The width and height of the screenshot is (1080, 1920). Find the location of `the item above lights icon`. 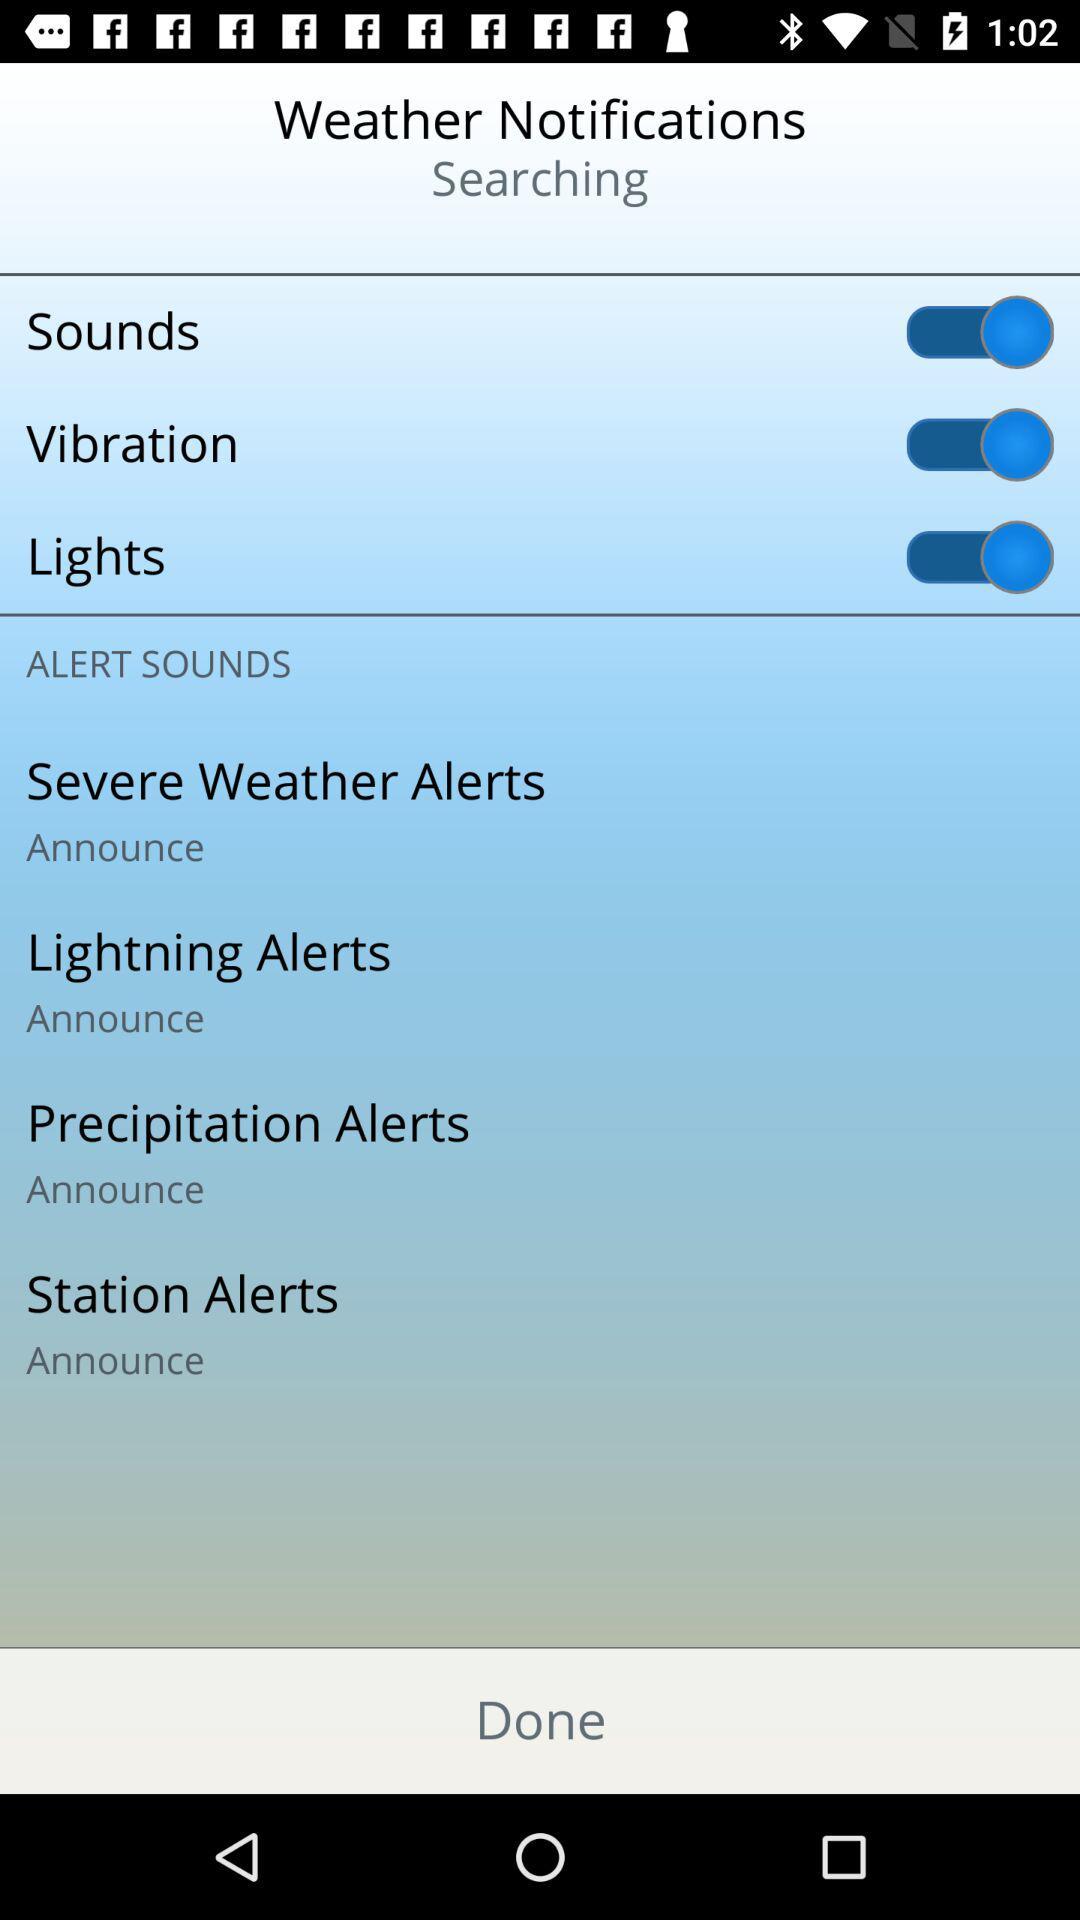

the item above lights icon is located at coordinates (540, 443).